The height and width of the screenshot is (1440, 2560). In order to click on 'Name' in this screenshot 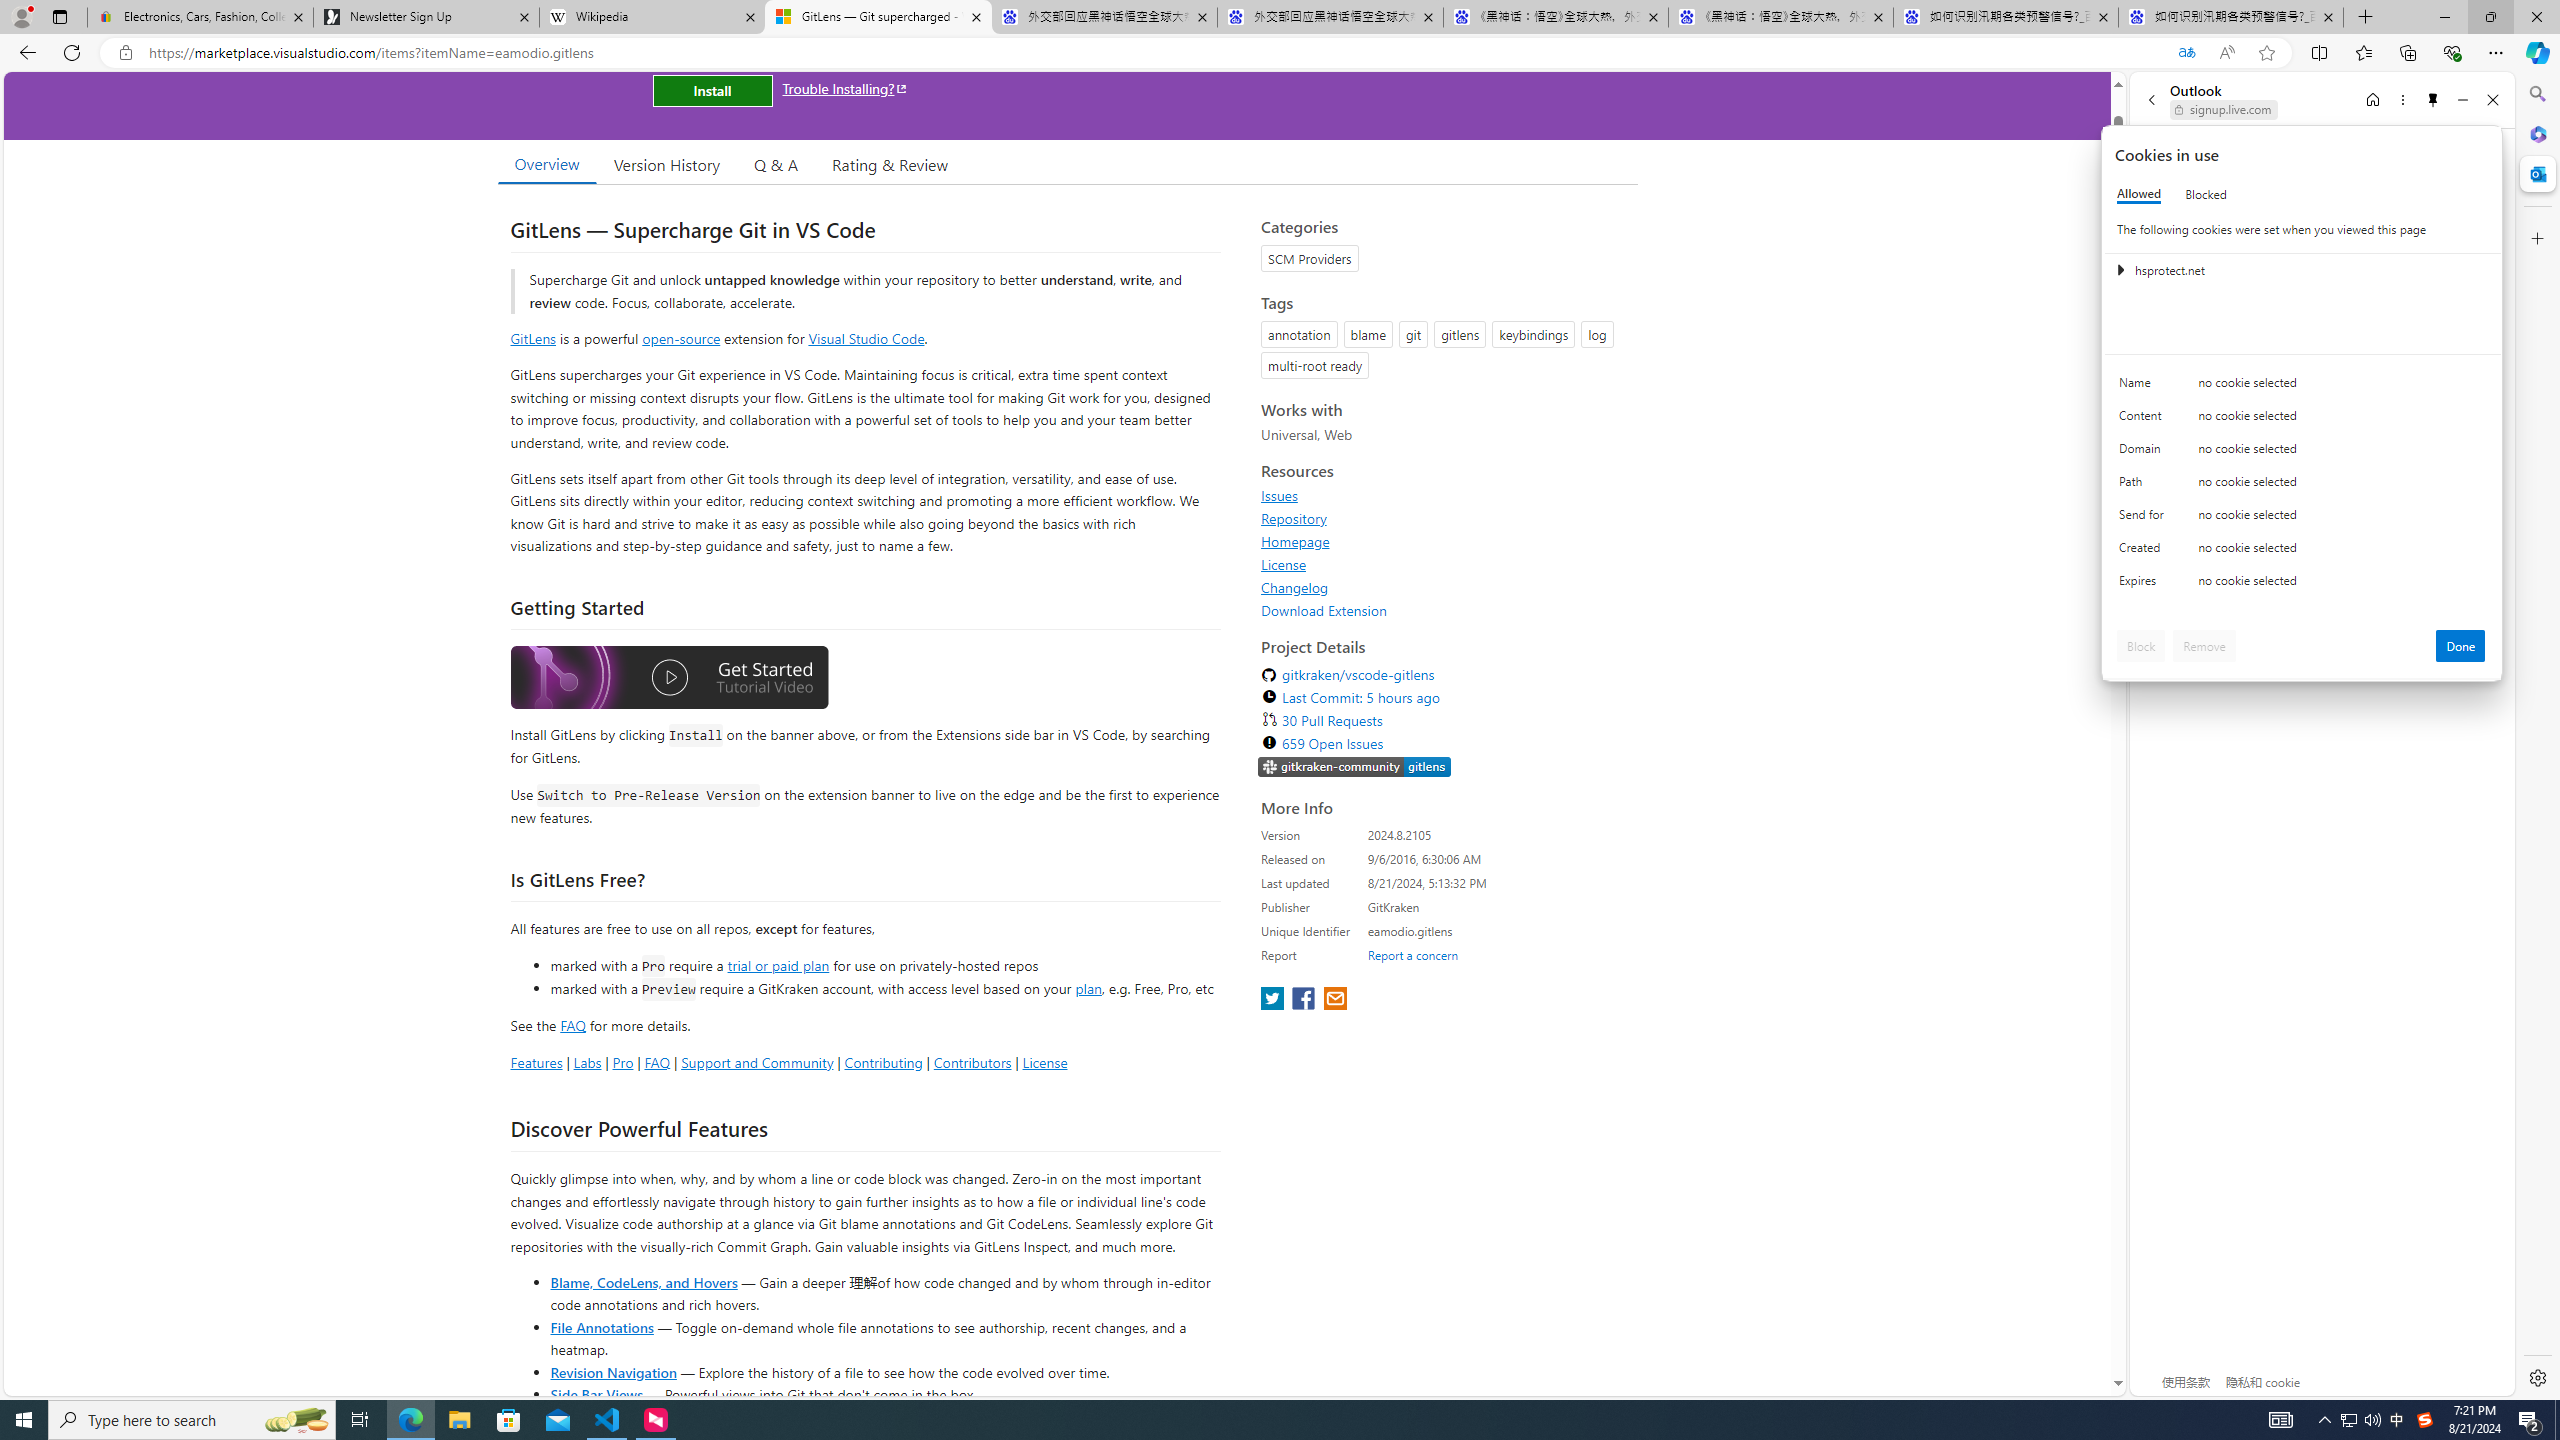, I will do `click(2144, 386)`.